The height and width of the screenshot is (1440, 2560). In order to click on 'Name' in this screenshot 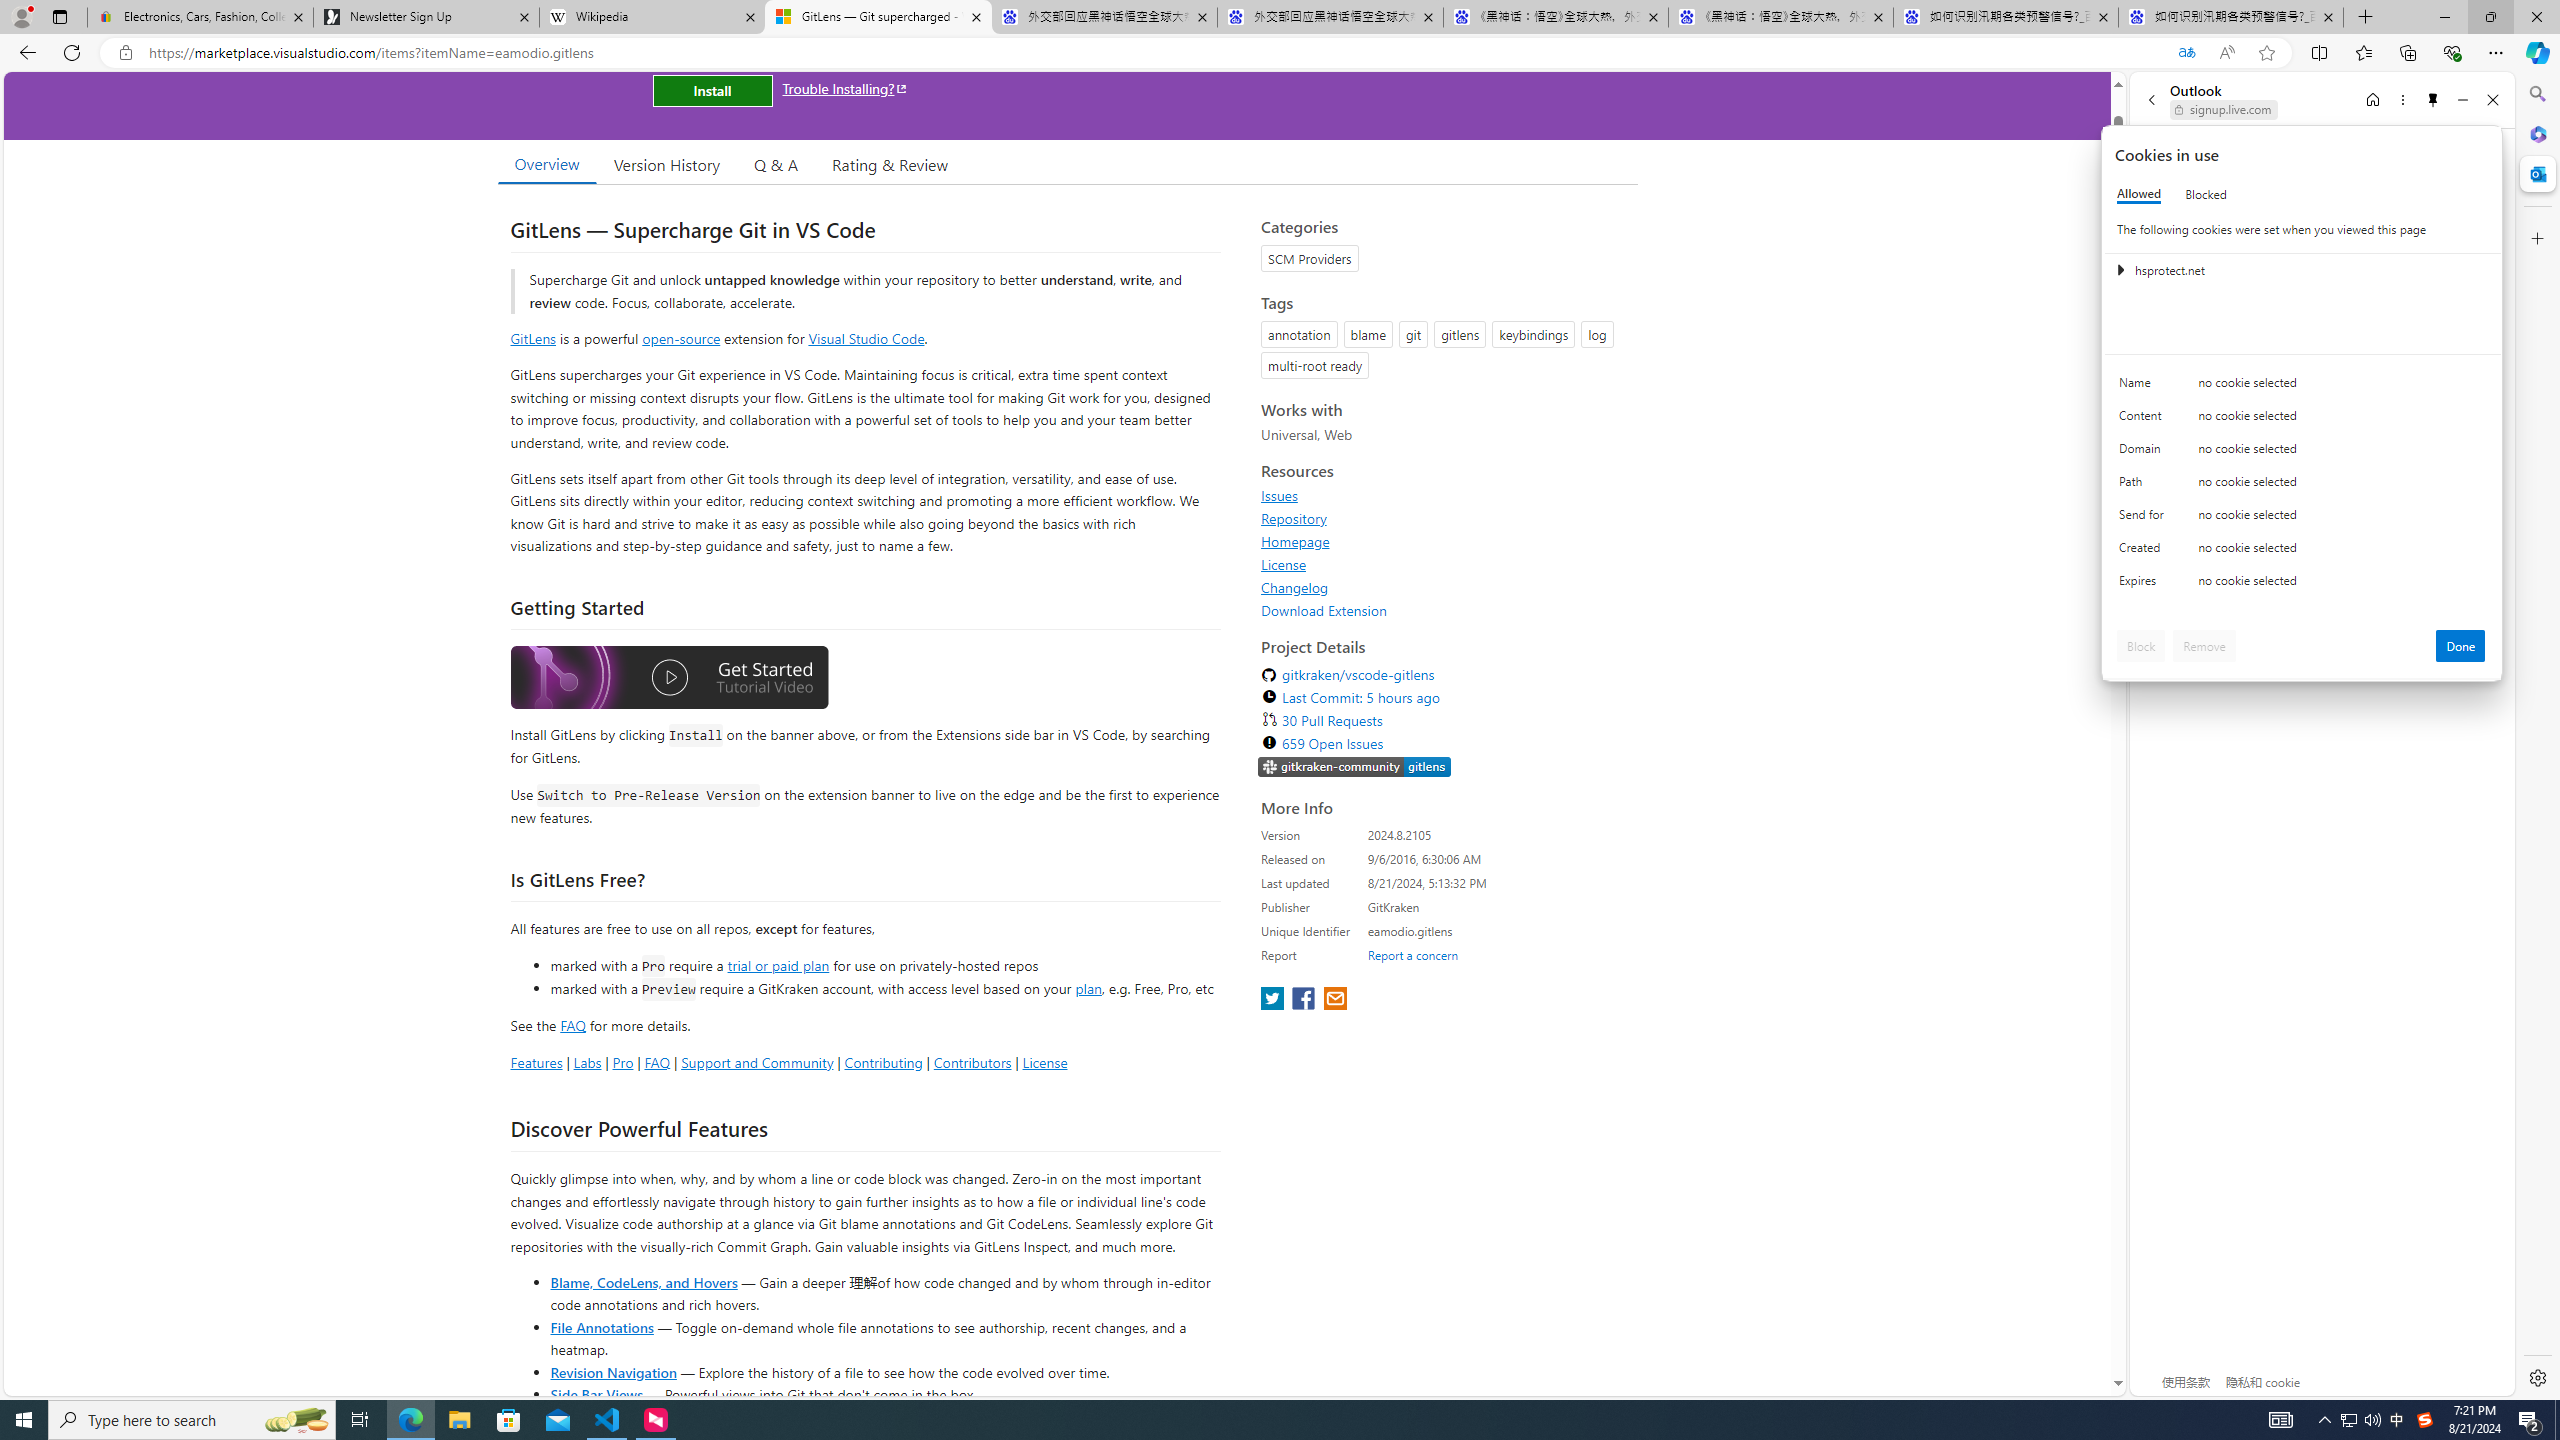, I will do `click(2144, 386)`.